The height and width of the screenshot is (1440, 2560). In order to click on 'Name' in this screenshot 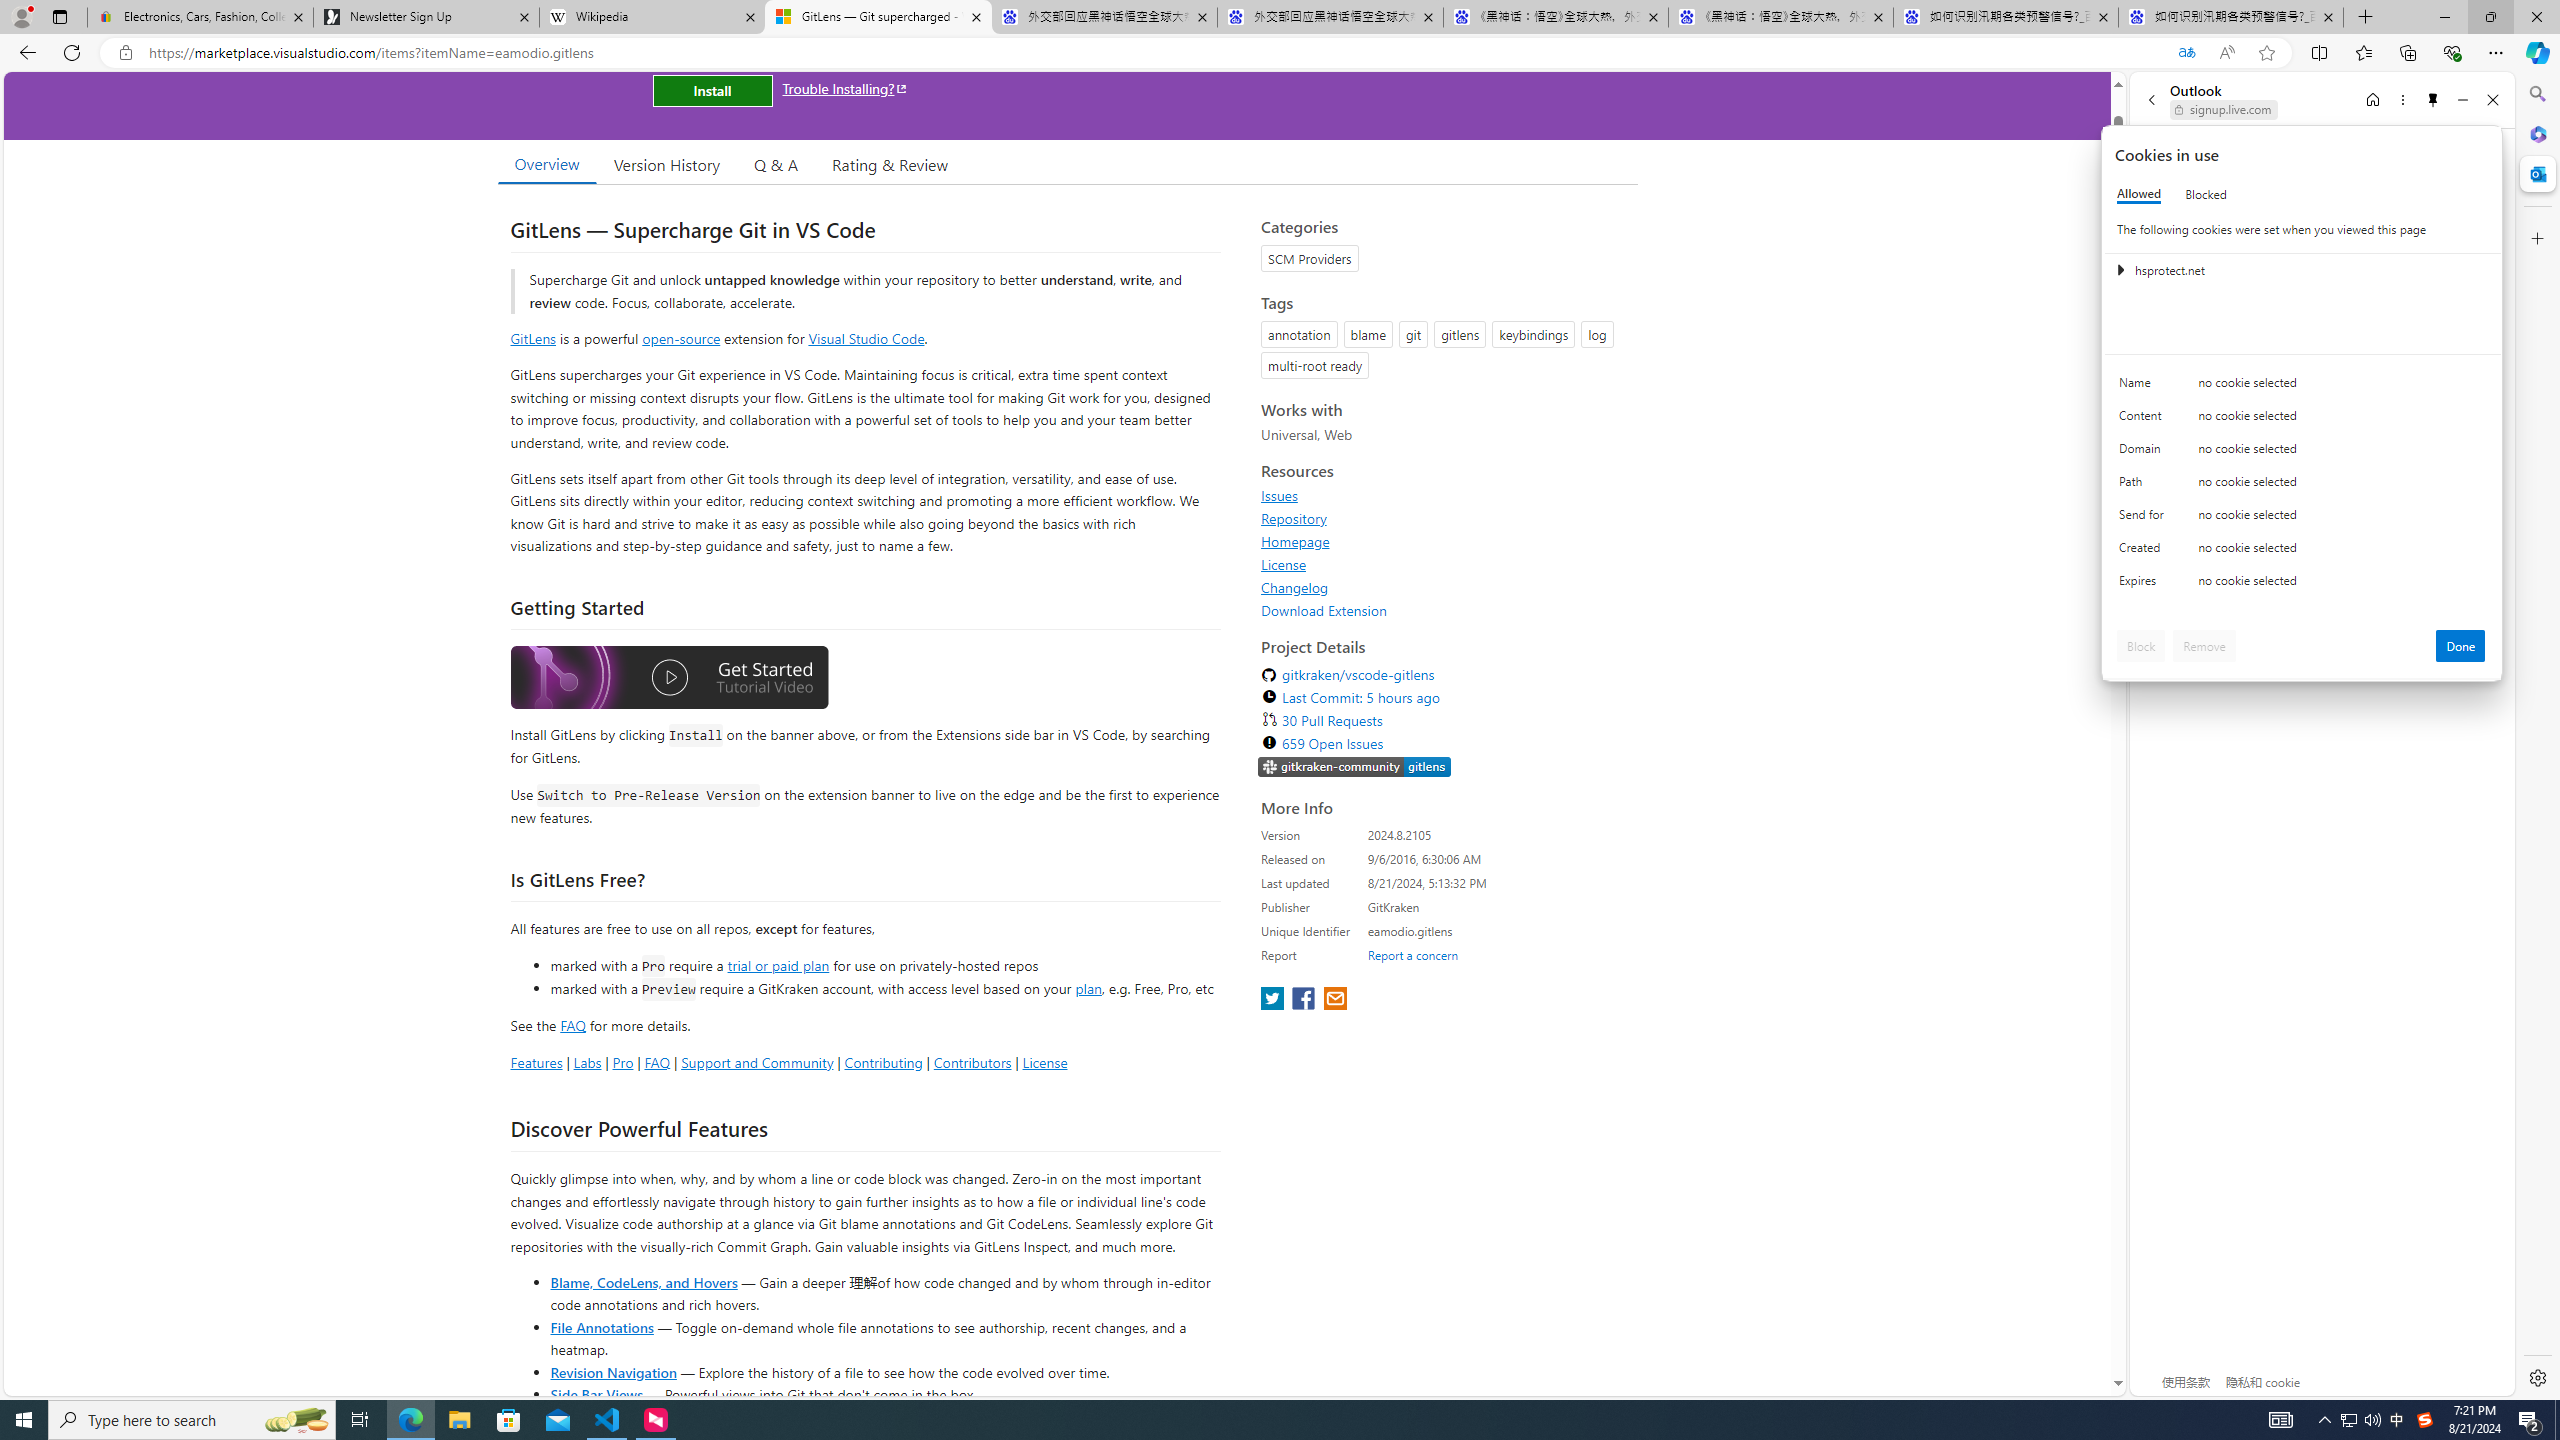, I will do `click(2144, 386)`.